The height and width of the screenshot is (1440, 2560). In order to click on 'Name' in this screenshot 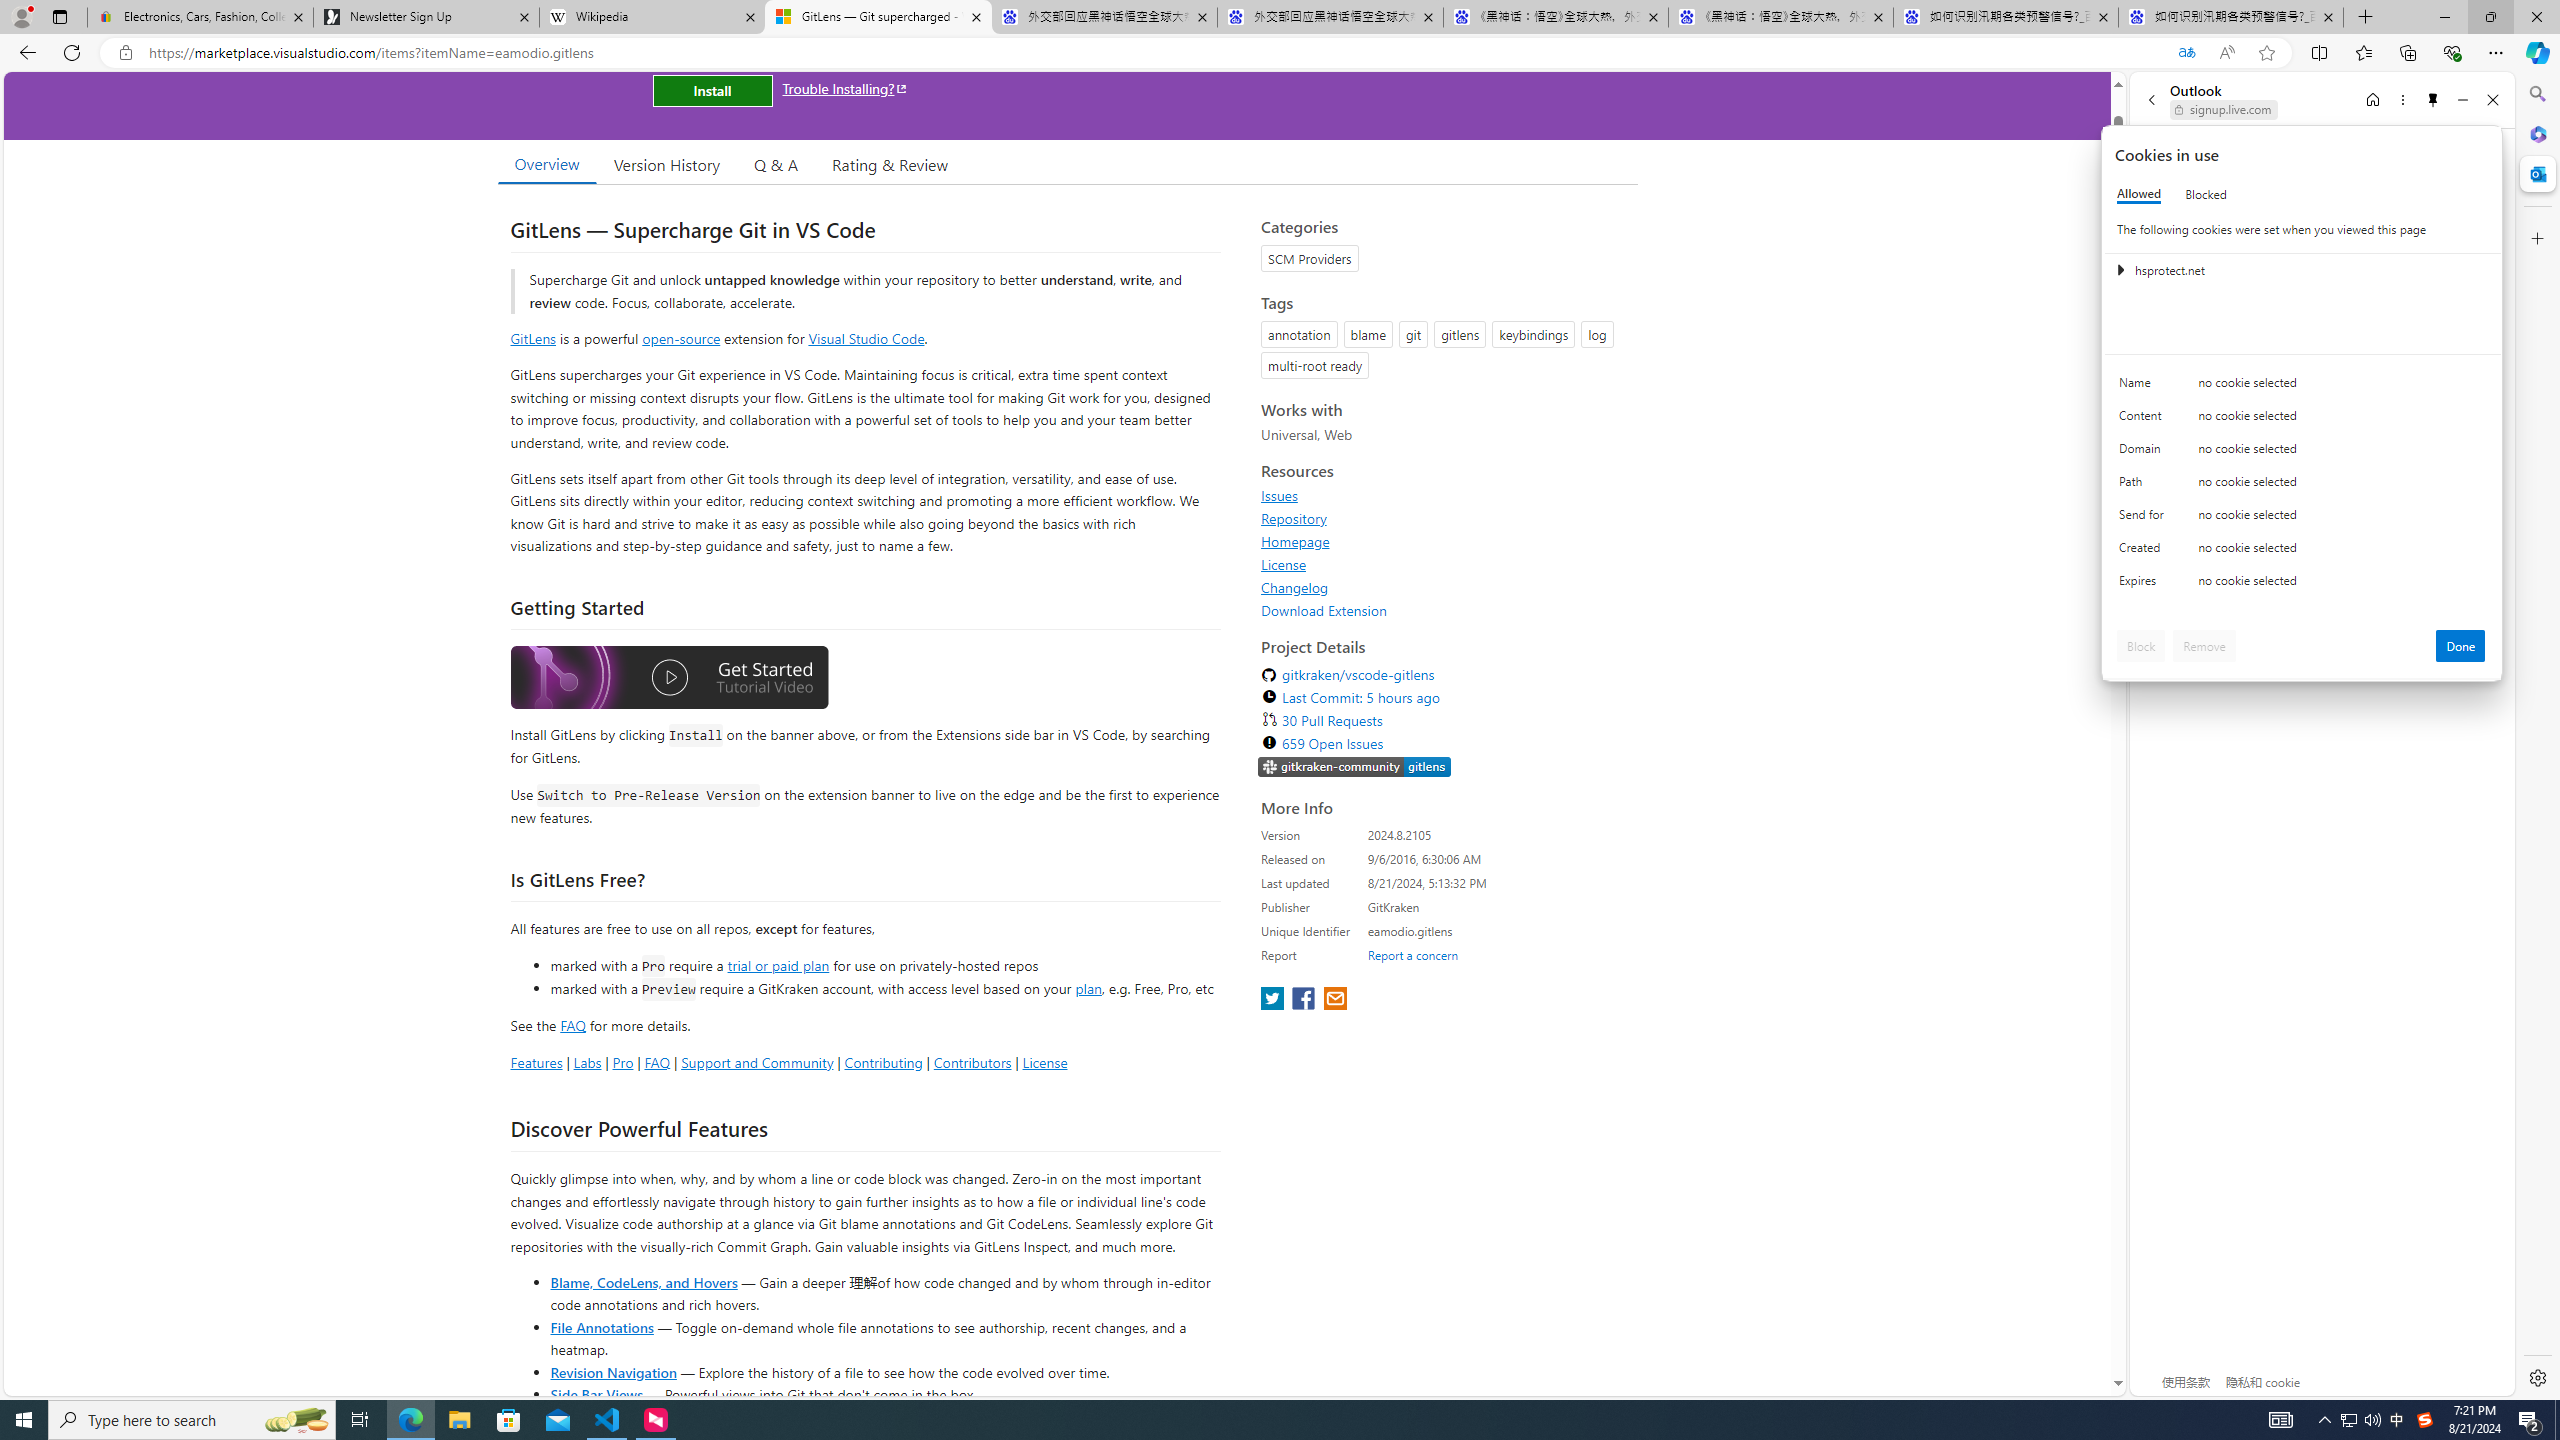, I will do `click(2144, 386)`.